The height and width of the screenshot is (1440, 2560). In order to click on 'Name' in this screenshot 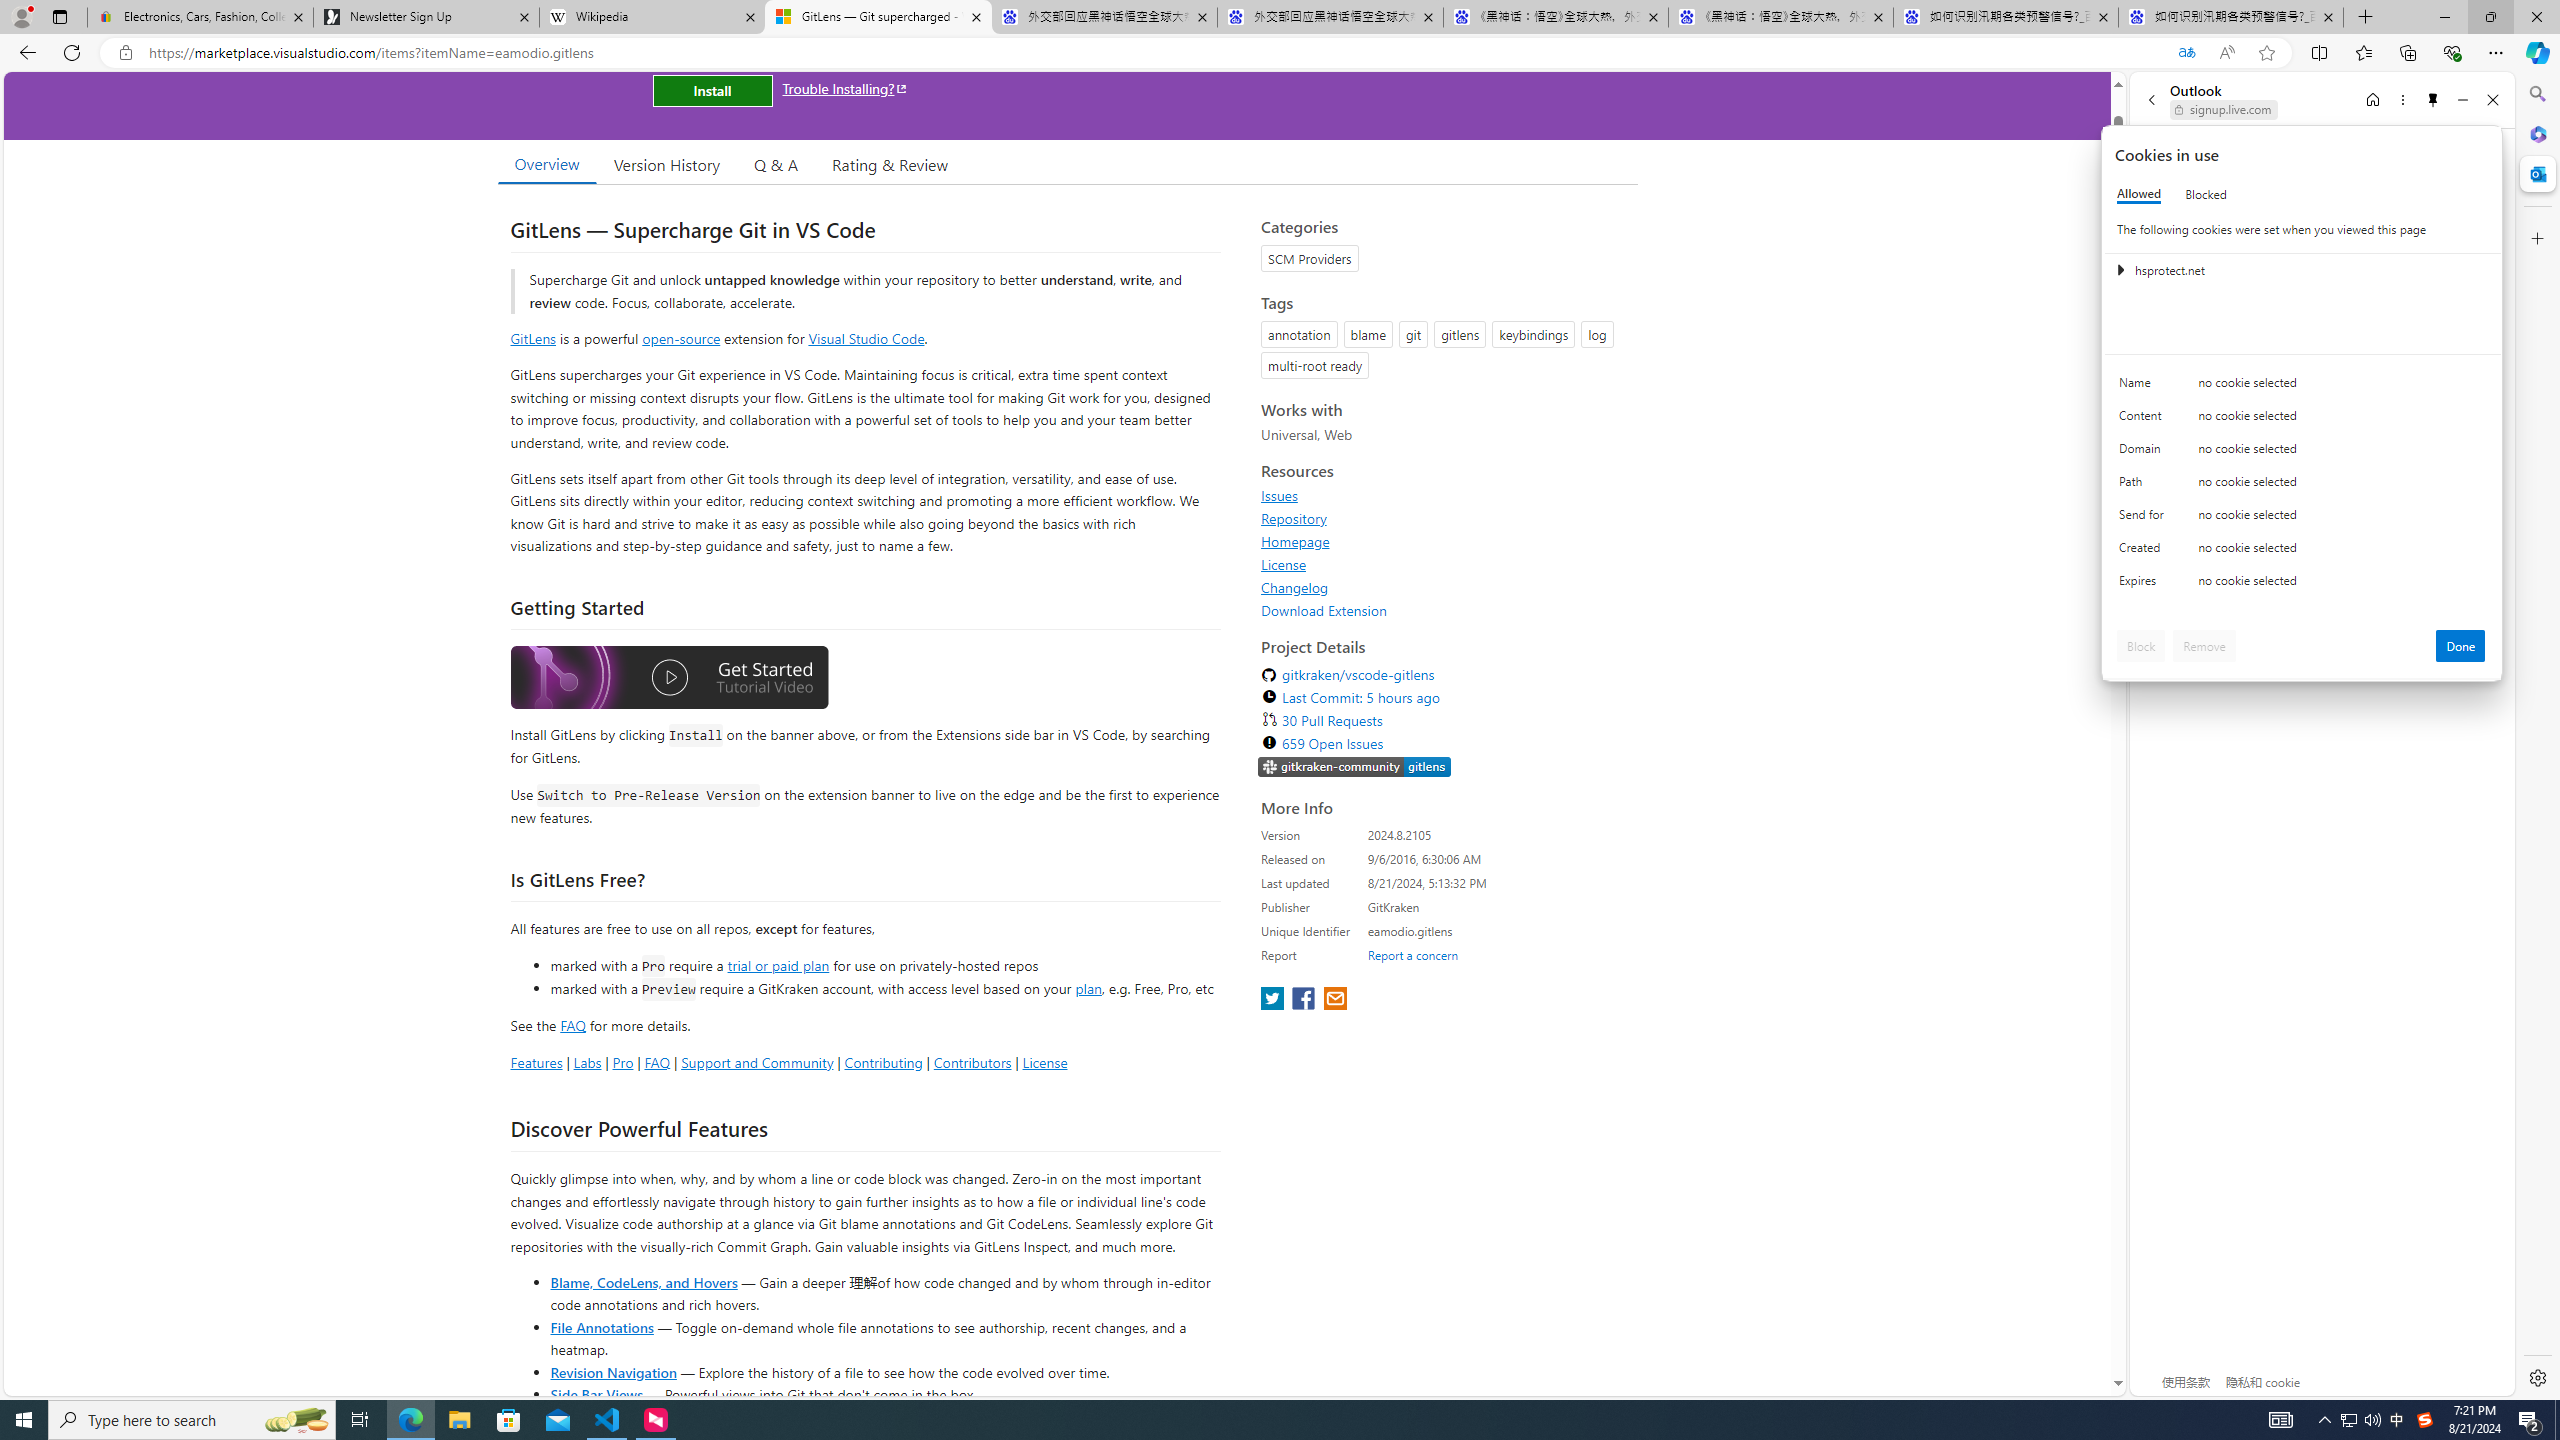, I will do `click(2144, 386)`.